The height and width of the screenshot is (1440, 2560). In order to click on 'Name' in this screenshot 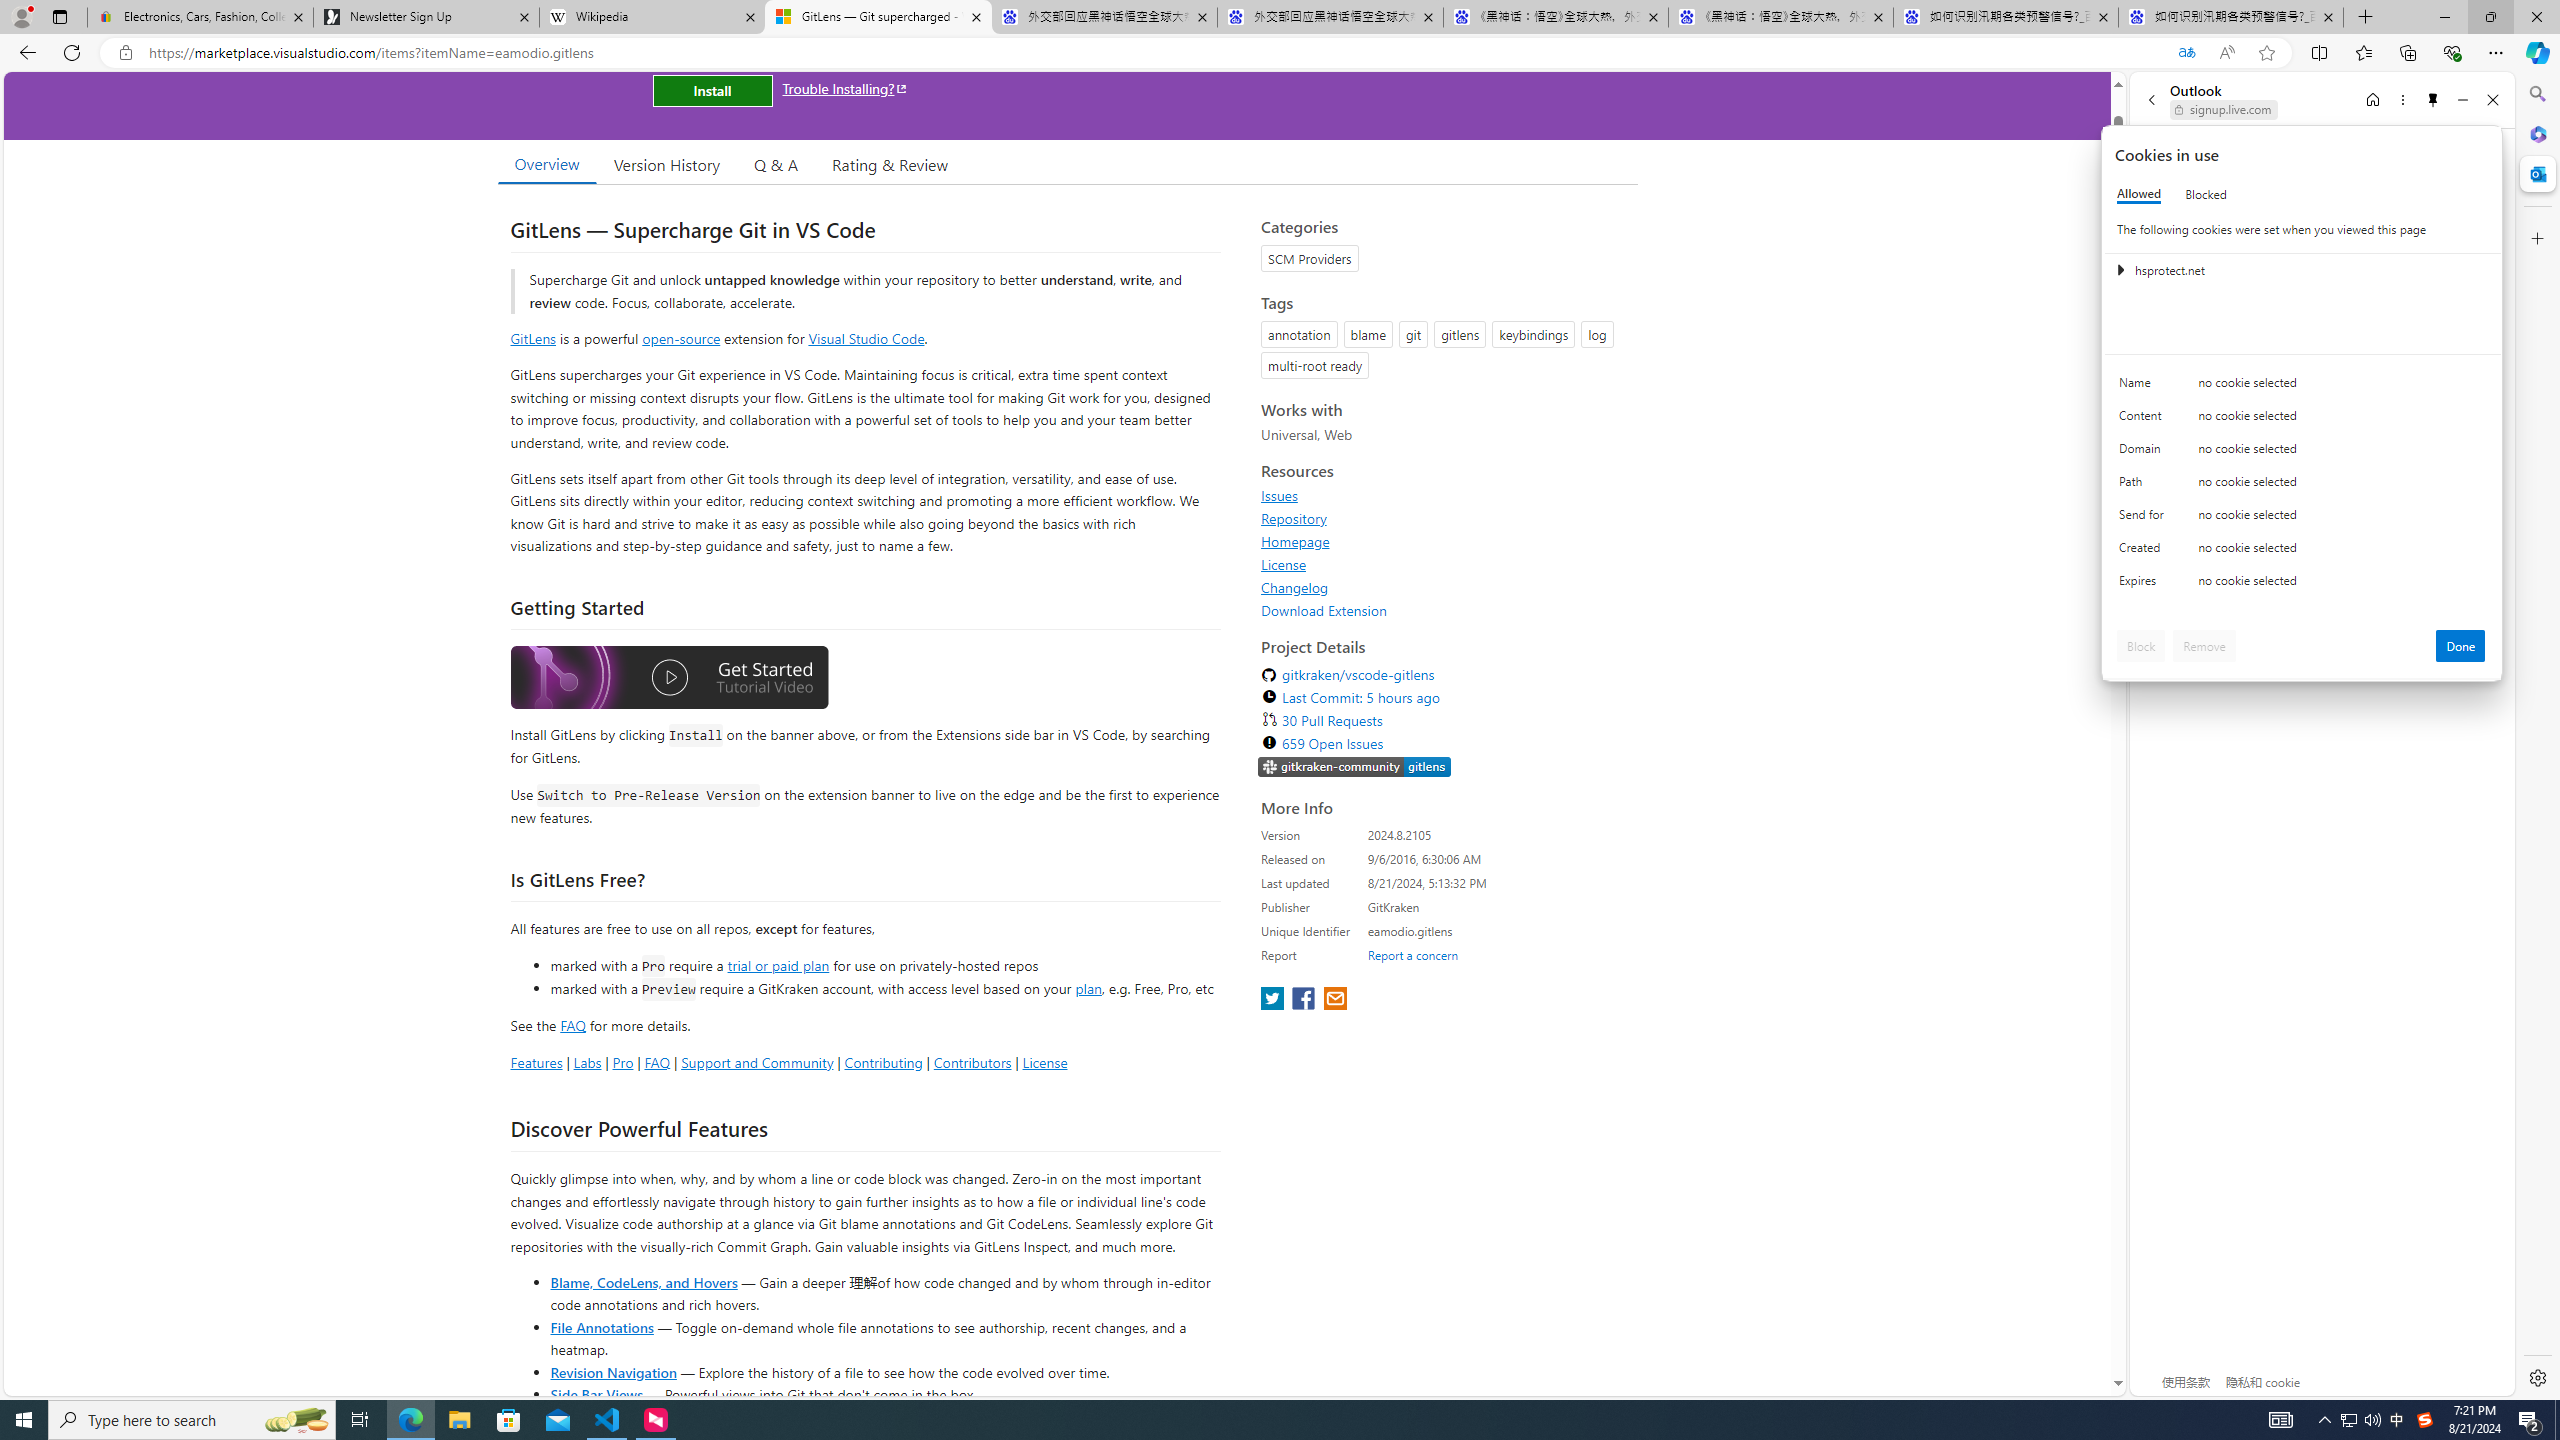, I will do `click(2144, 386)`.